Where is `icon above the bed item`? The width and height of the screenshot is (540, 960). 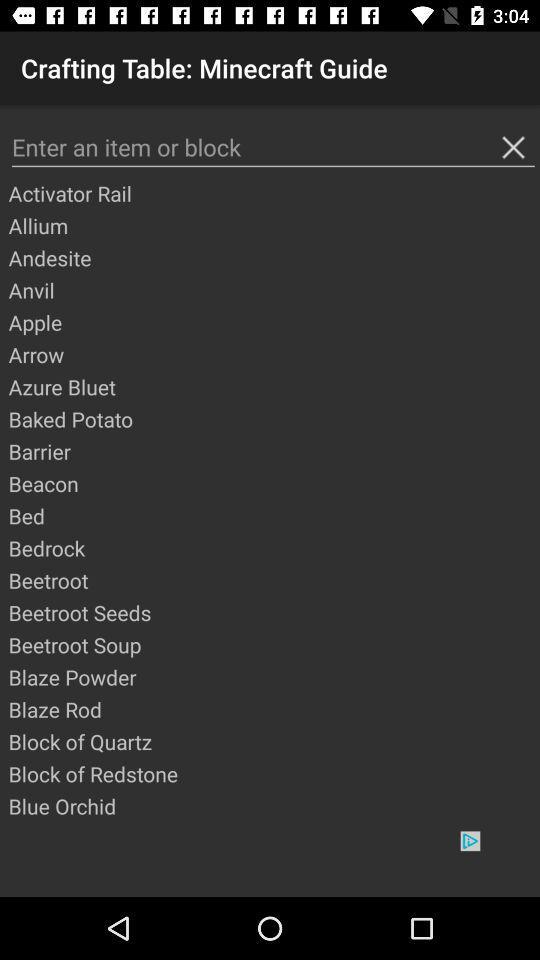
icon above the bed item is located at coordinates (272, 482).